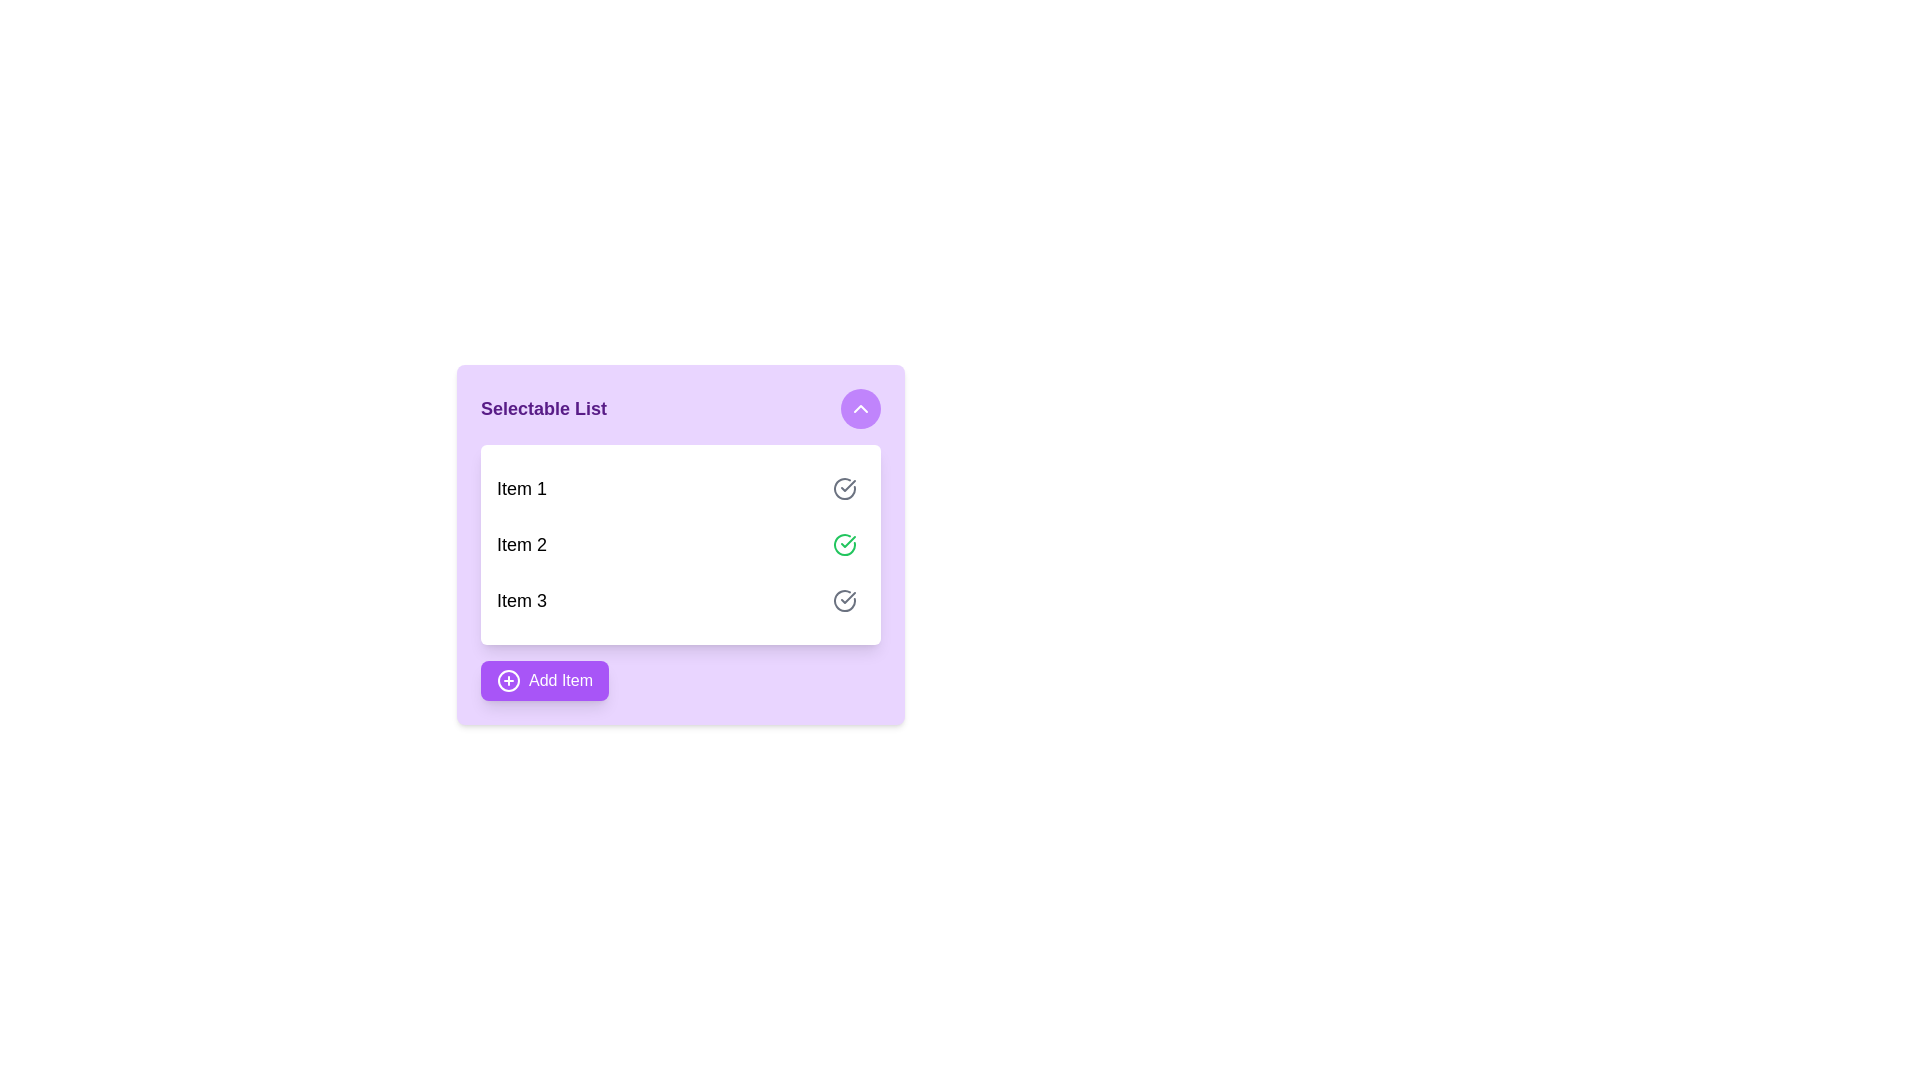 The height and width of the screenshot is (1080, 1920). What do you see at coordinates (860, 407) in the screenshot?
I see `the button located in the far right corner of the title bar of the panel labeled 'Selectable List'` at bounding box center [860, 407].